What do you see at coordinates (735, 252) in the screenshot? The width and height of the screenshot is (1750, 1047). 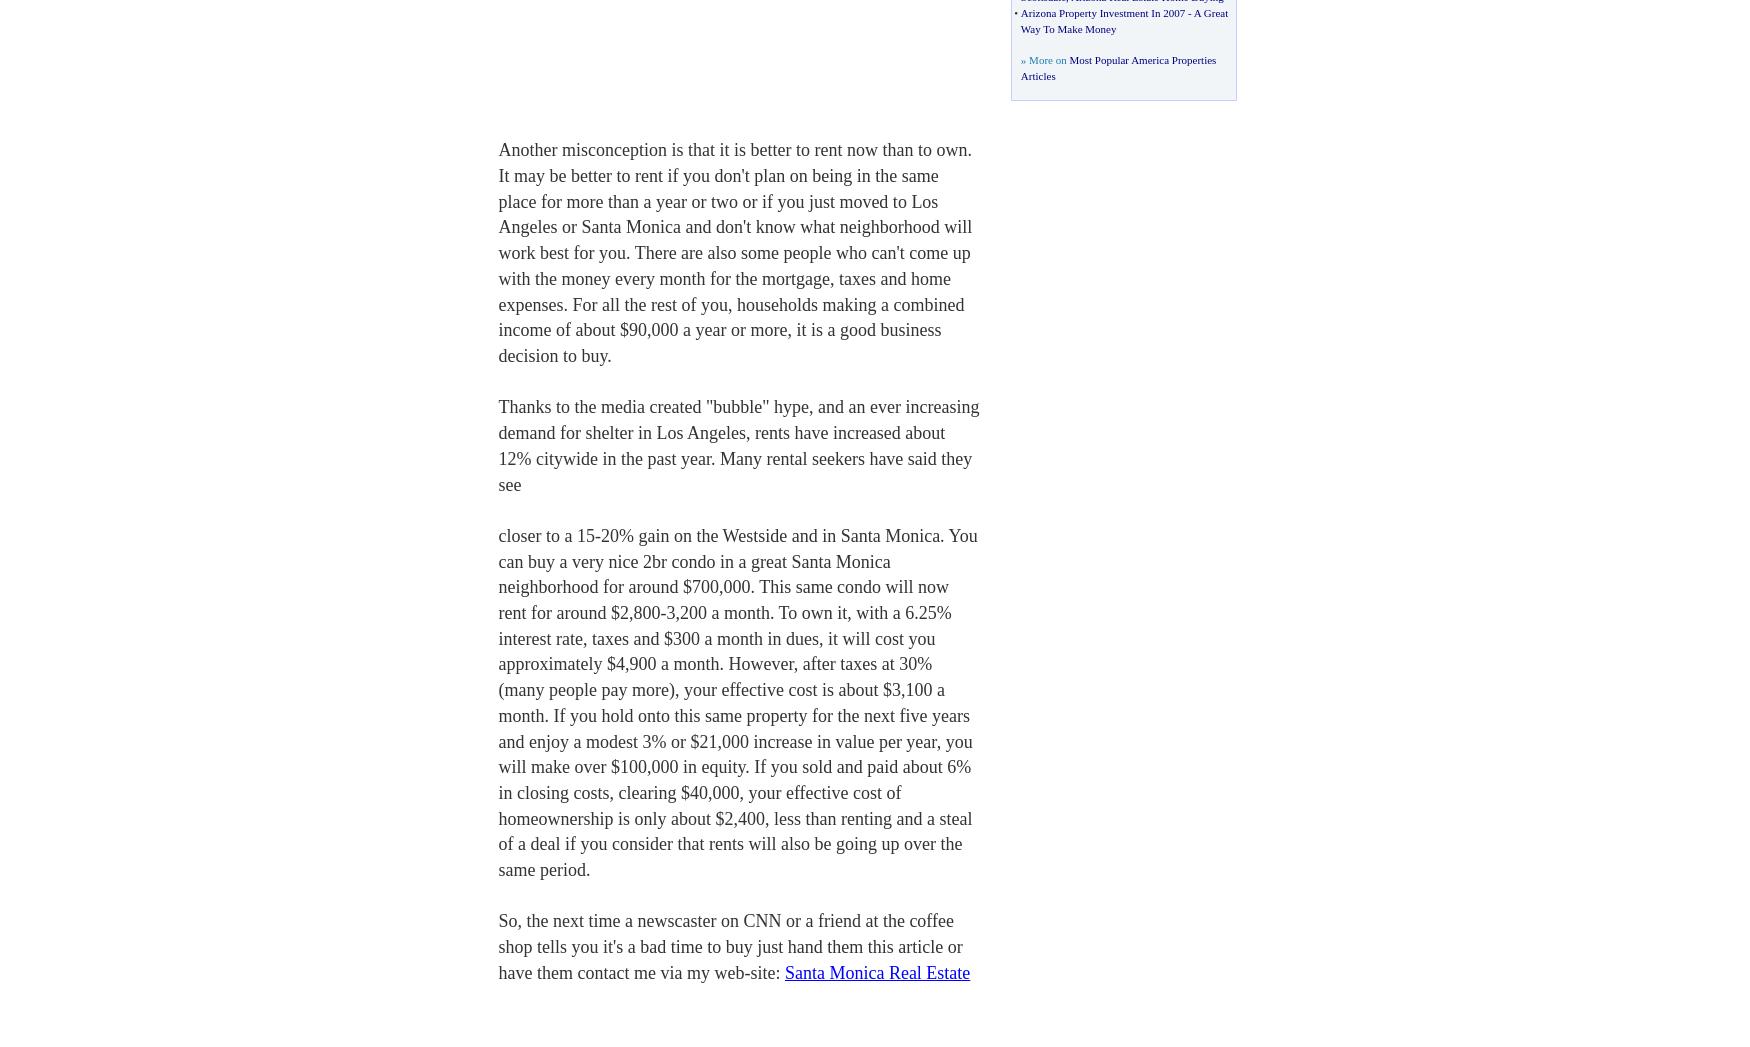 I see `'Another misconception is that it is better to rent now than to own. It may be better to rent if you don't plan on being in the same place for more than a year or two or if you just moved to Los Angeles or Santa Monica and don't know what neighborhood will work best for you. There are also some people who can't come up with the money every month for the mortgage, taxes and home expenses. For all the rest of you, households making a combined income of about $90,000 a year or more, it is a good business decision to buy.'` at bounding box center [735, 252].